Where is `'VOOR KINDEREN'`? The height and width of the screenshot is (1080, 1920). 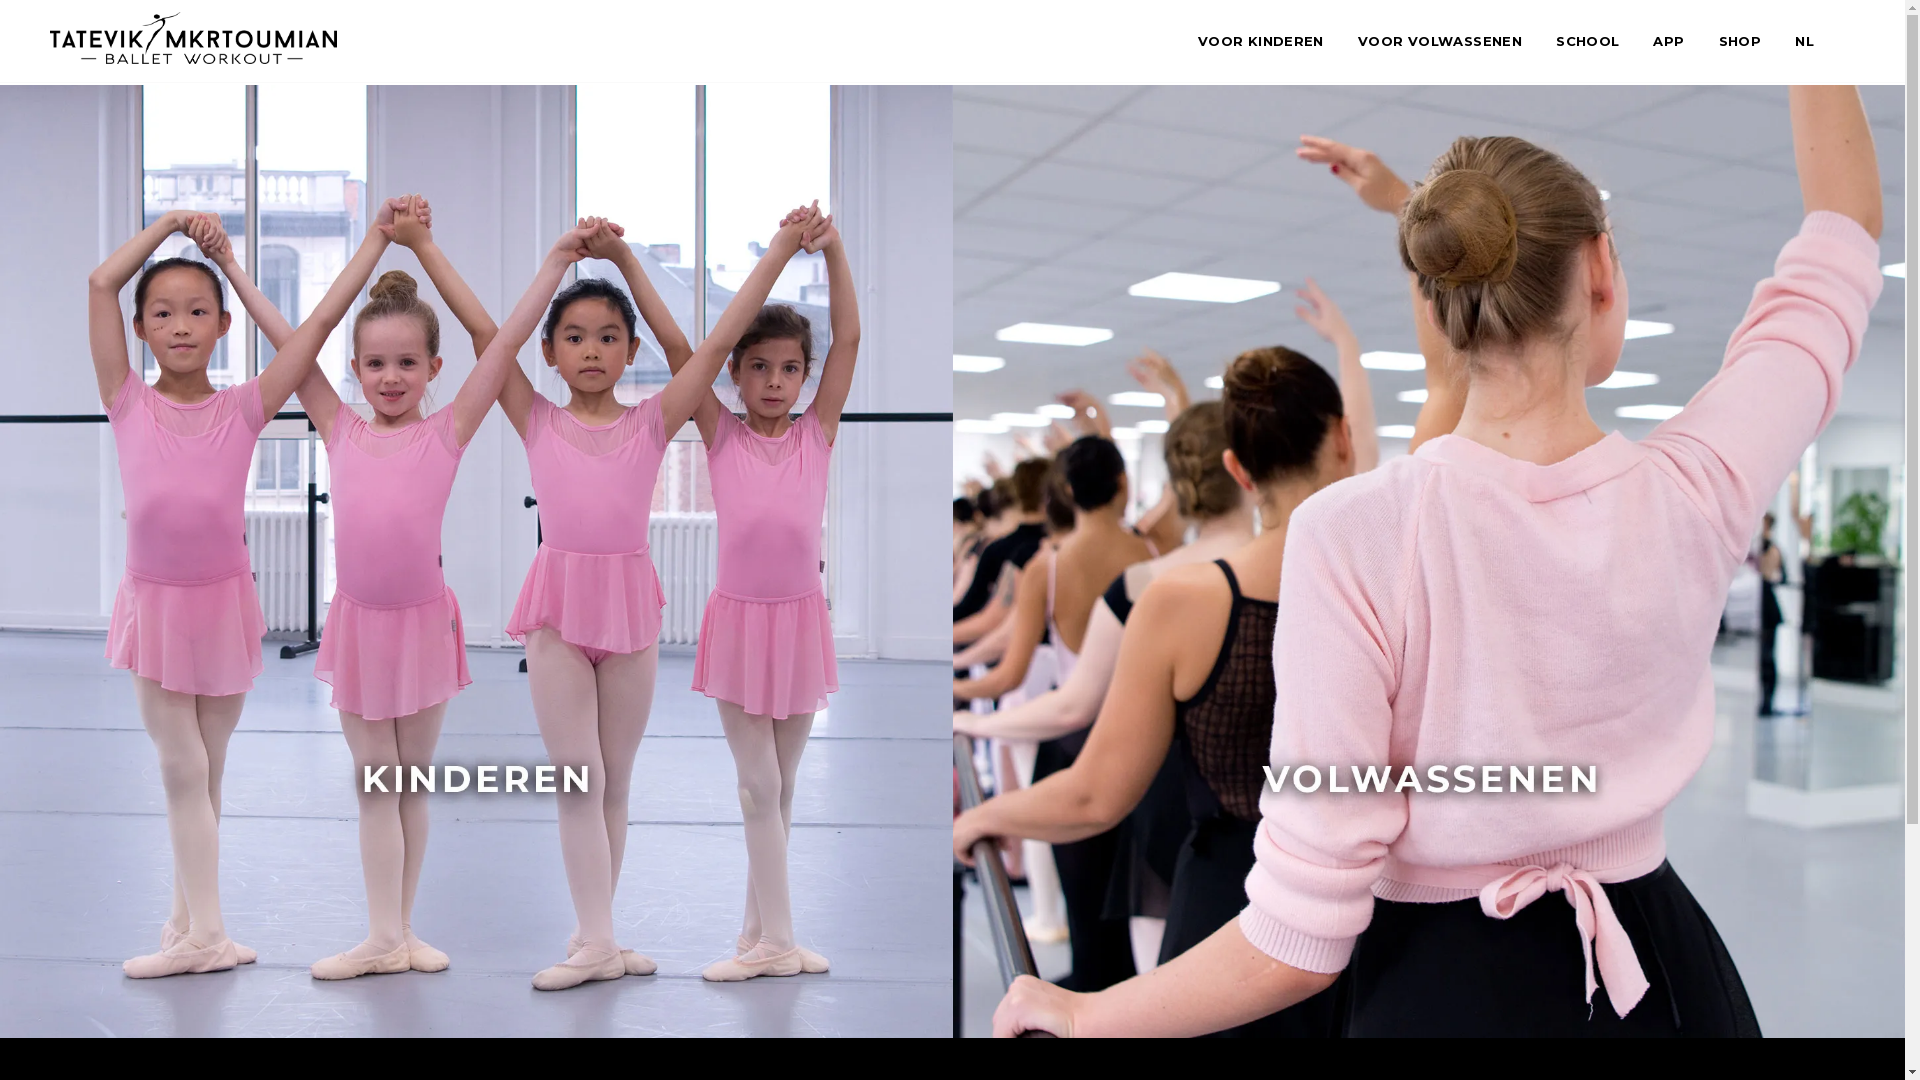 'VOOR KINDEREN' is located at coordinates (1260, 41).